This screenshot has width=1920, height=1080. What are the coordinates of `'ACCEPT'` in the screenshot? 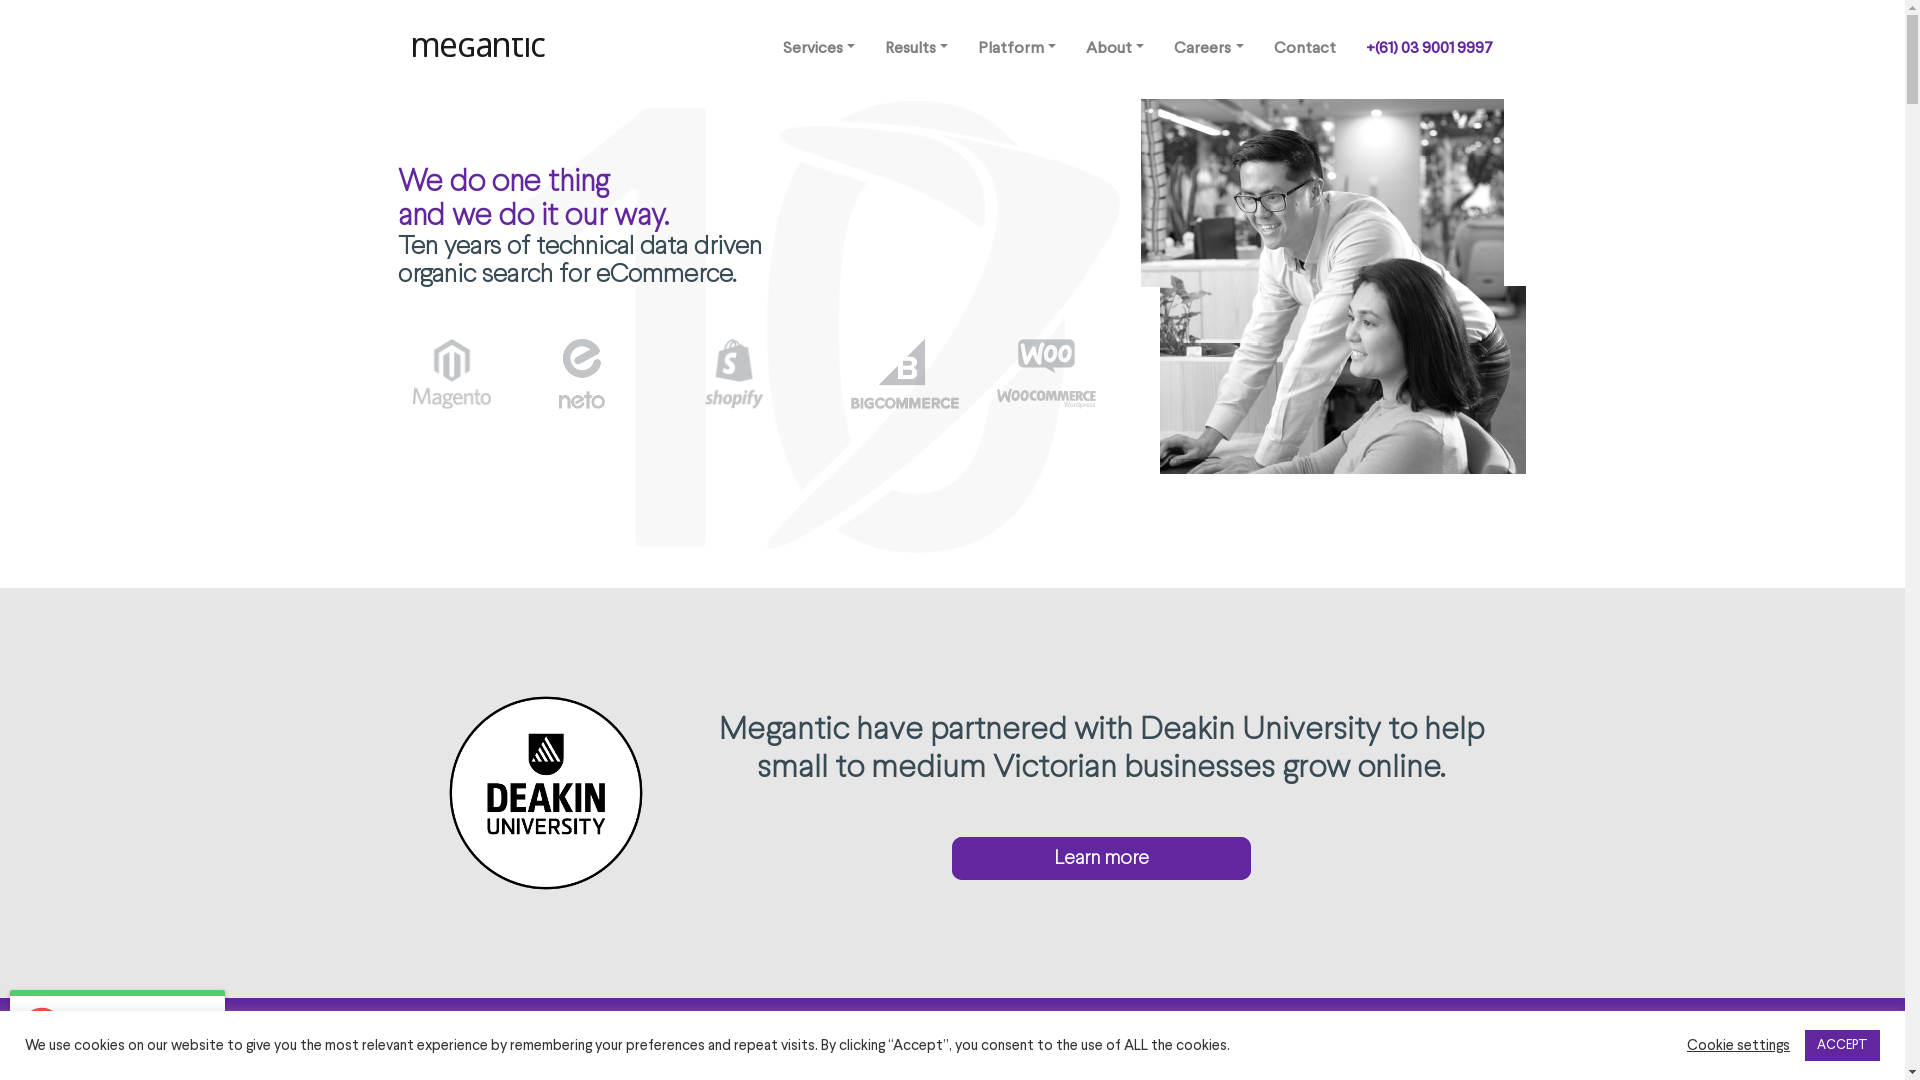 It's located at (1841, 1044).